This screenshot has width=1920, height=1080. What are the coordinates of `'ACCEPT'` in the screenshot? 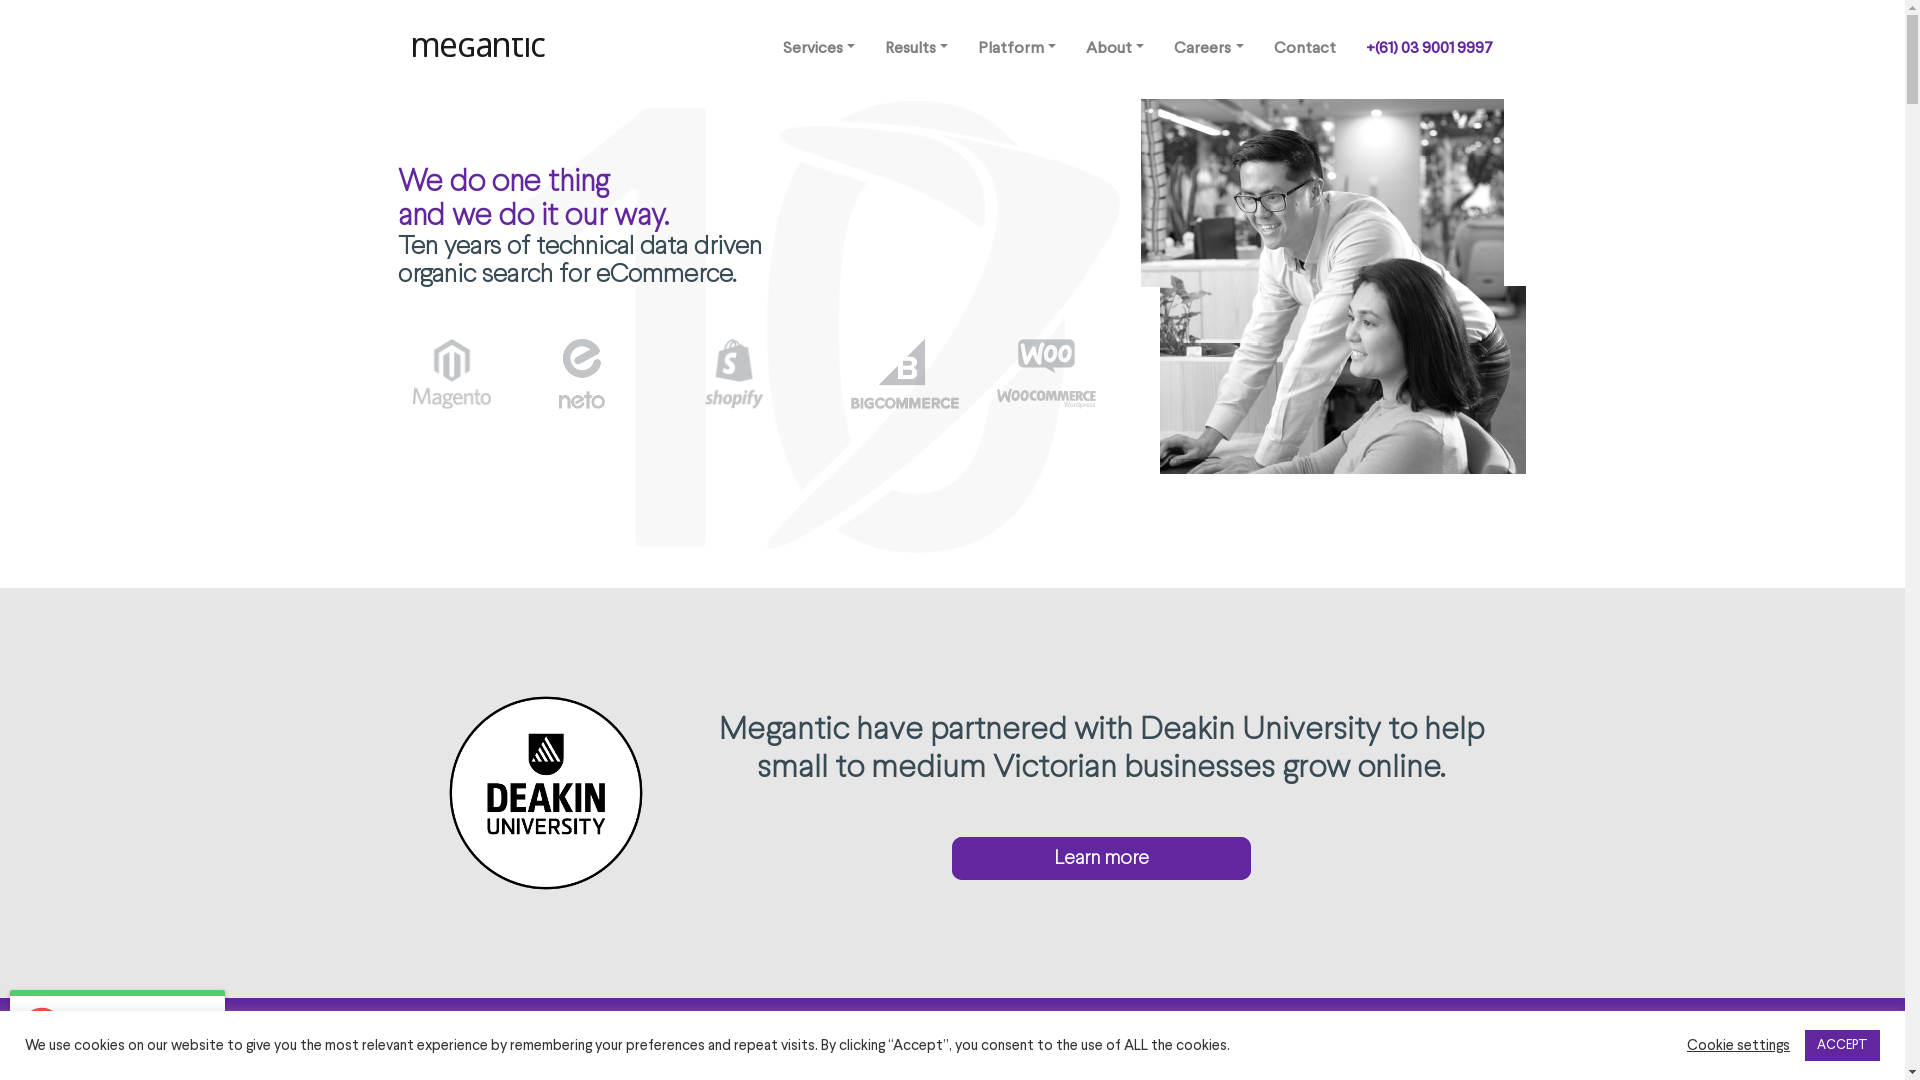 It's located at (1841, 1044).